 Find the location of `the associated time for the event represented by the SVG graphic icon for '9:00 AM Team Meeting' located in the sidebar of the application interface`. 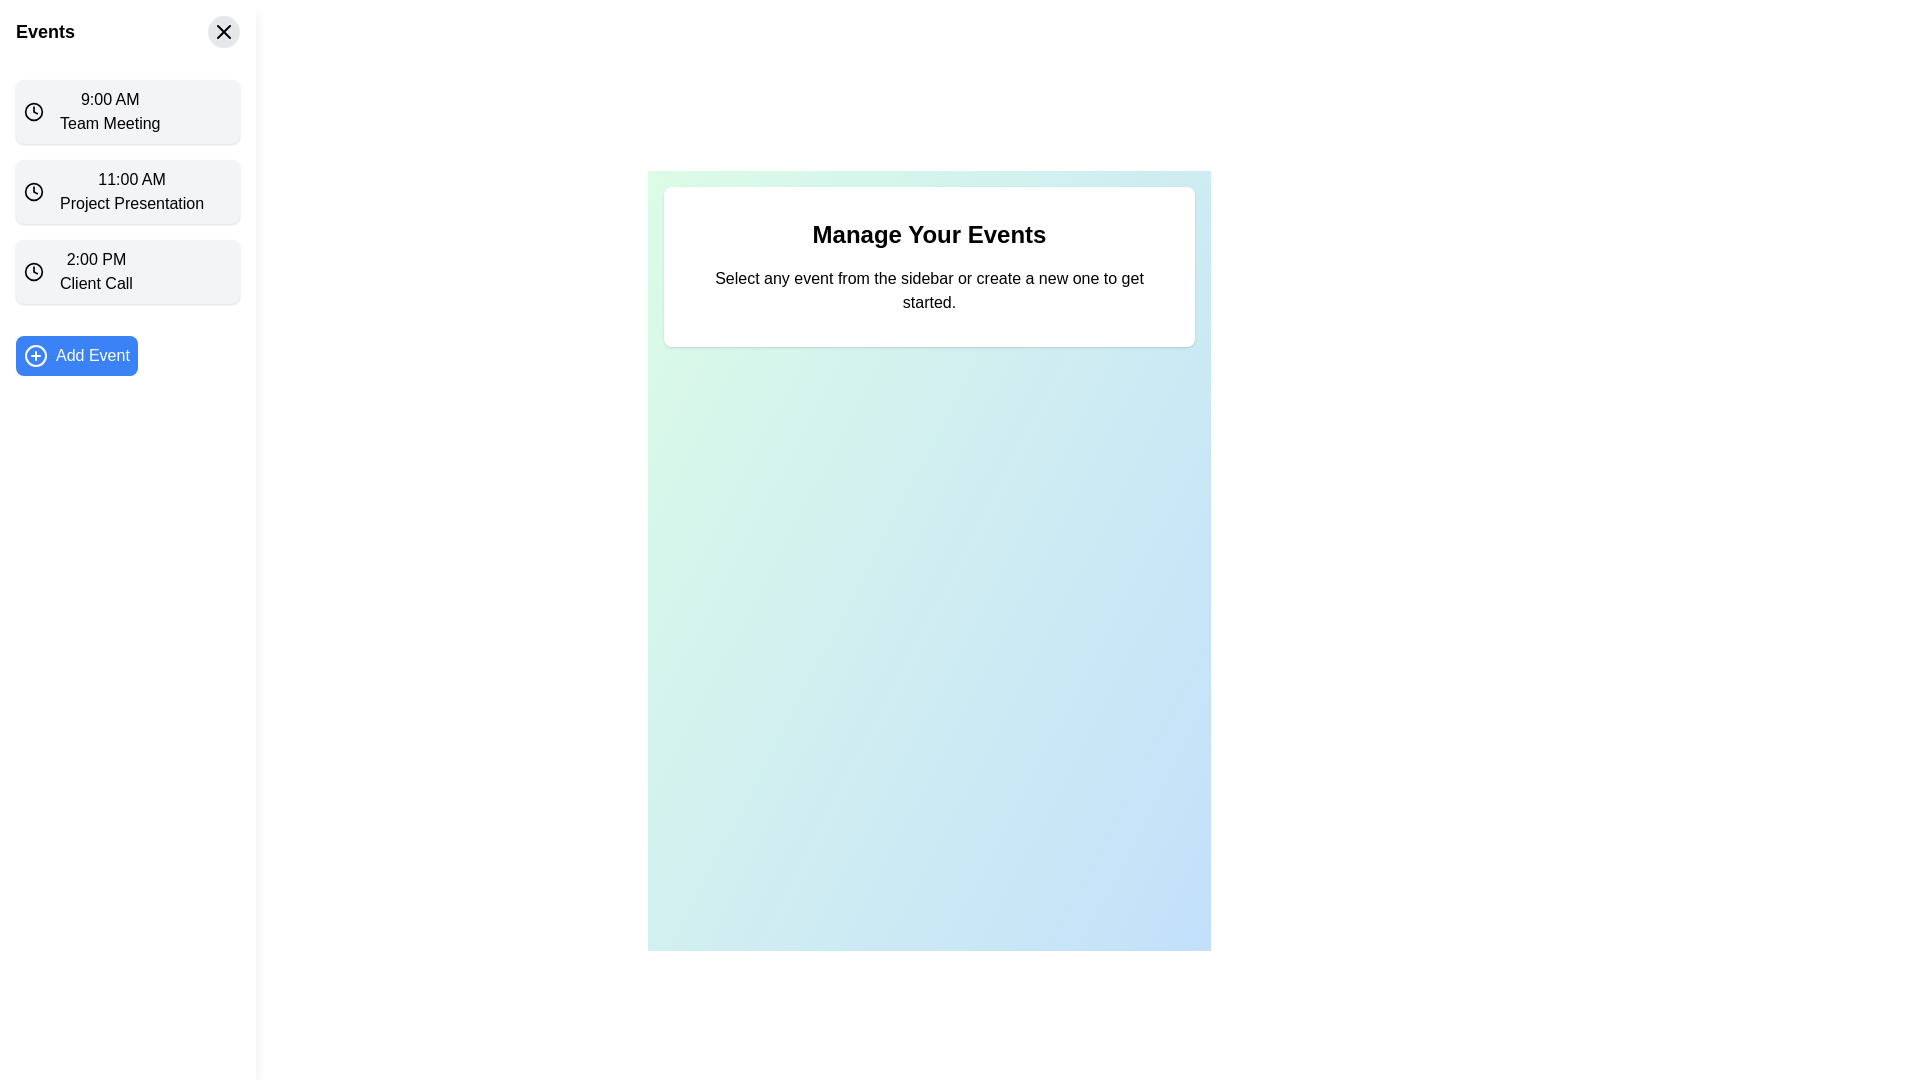

the associated time for the event represented by the SVG graphic icon for '9:00 AM Team Meeting' located in the sidebar of the application interface is located at coordinates (33, 111).